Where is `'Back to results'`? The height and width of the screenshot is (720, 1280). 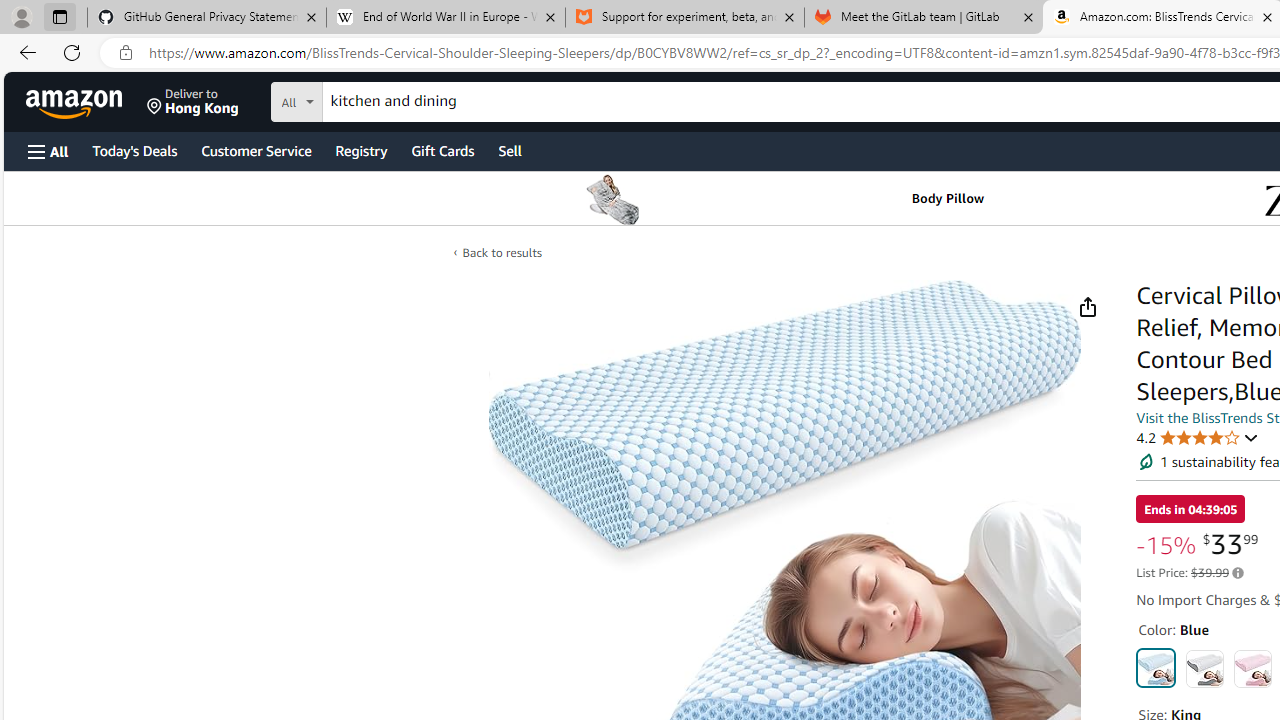
'Back to results' is located at coordinates (501, 252).